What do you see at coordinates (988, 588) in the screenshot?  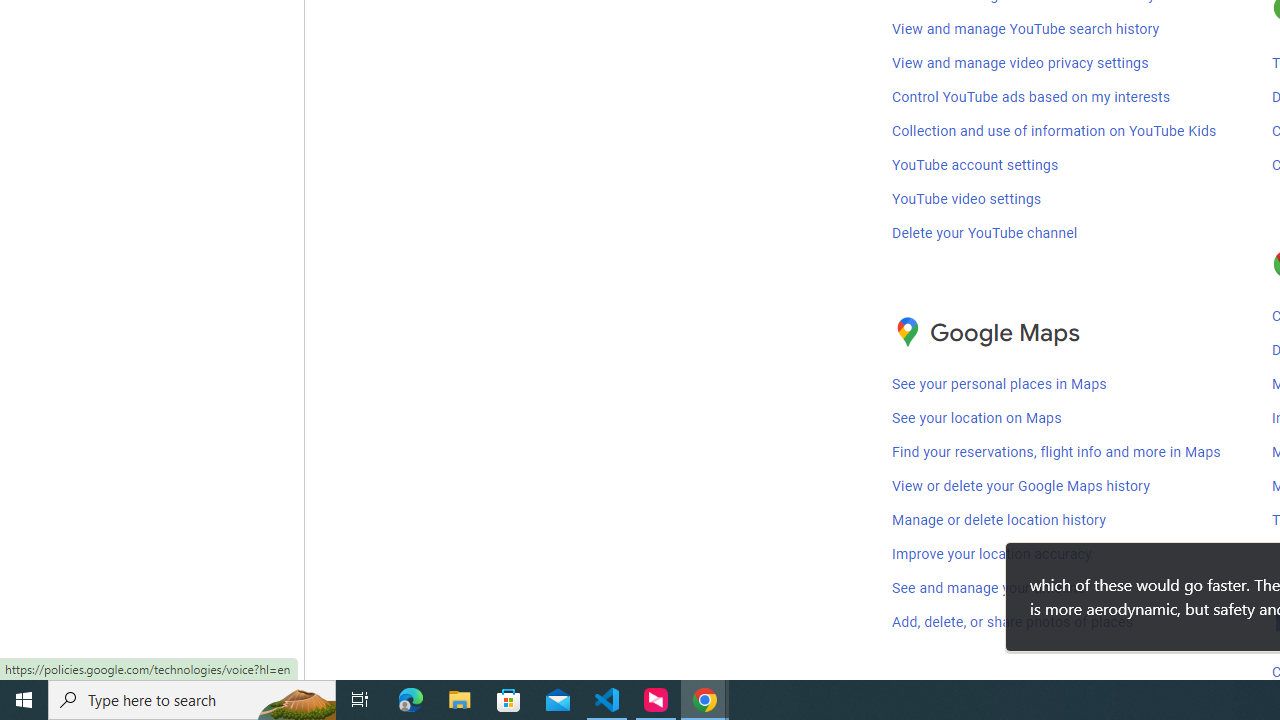 I see `'See and manage your timeline'` at bounding box center [988, 588].